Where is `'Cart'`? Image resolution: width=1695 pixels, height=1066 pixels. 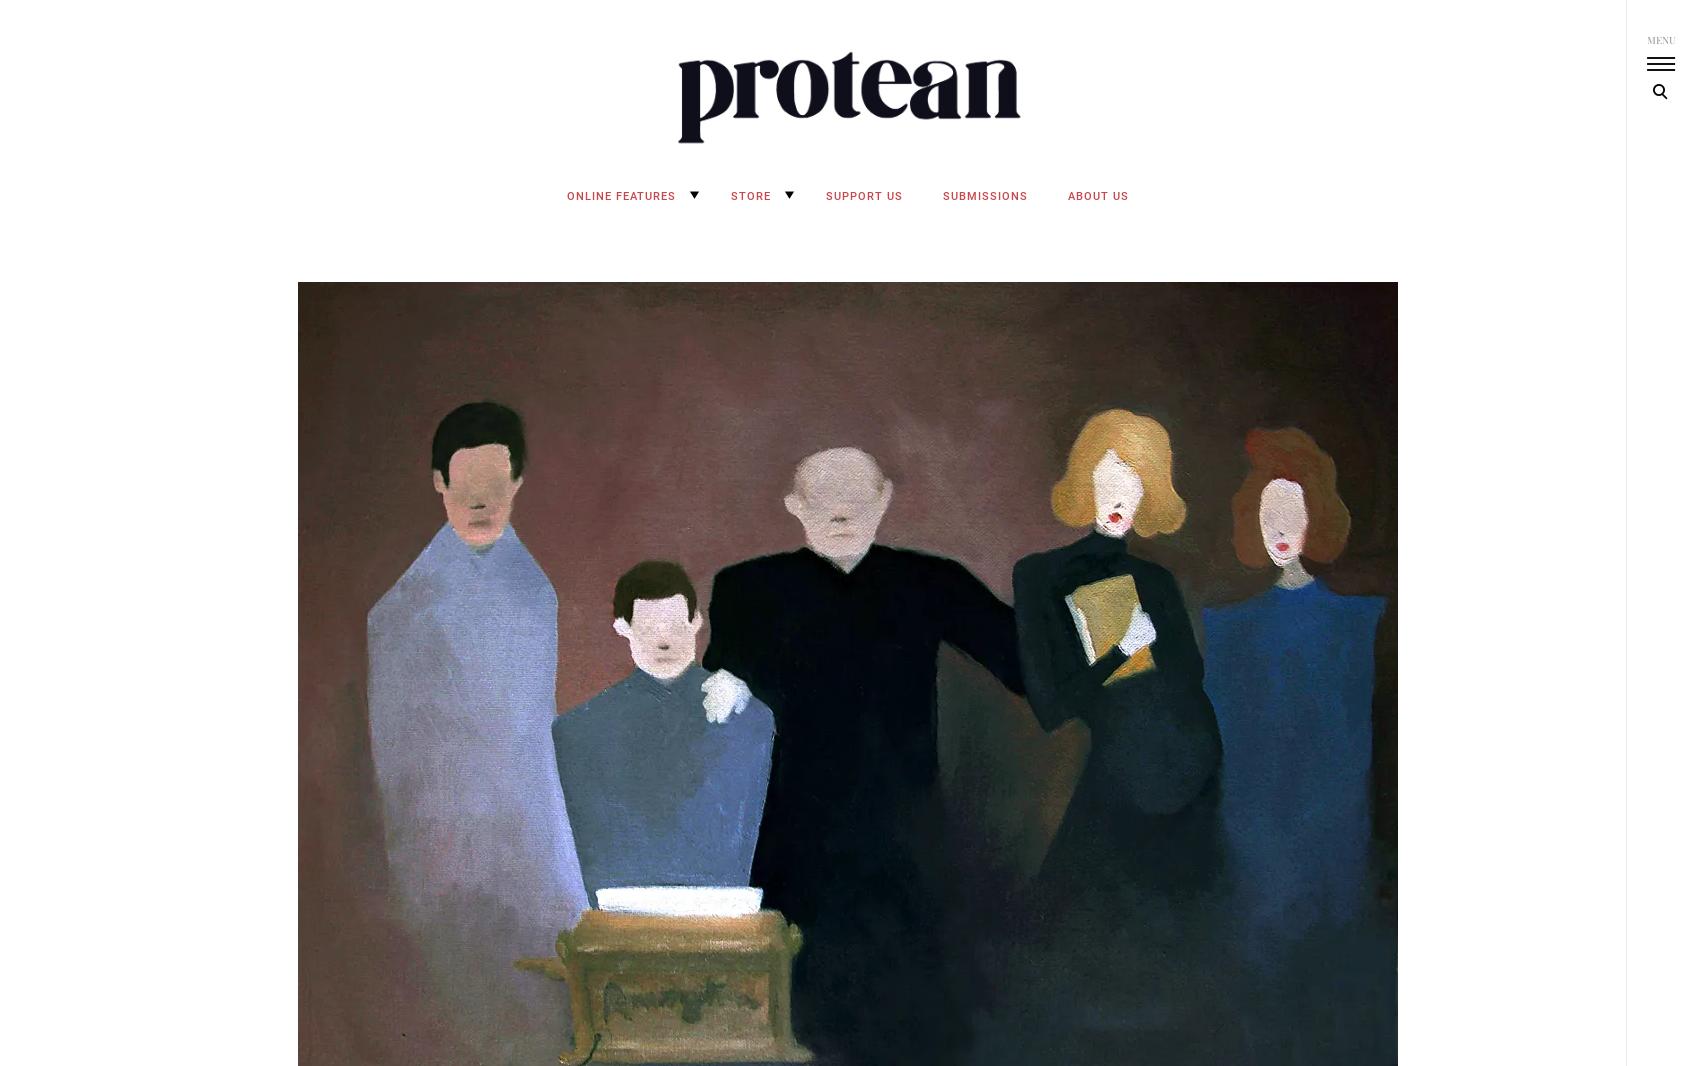 'Cart' is located at coordinates (689, 240).